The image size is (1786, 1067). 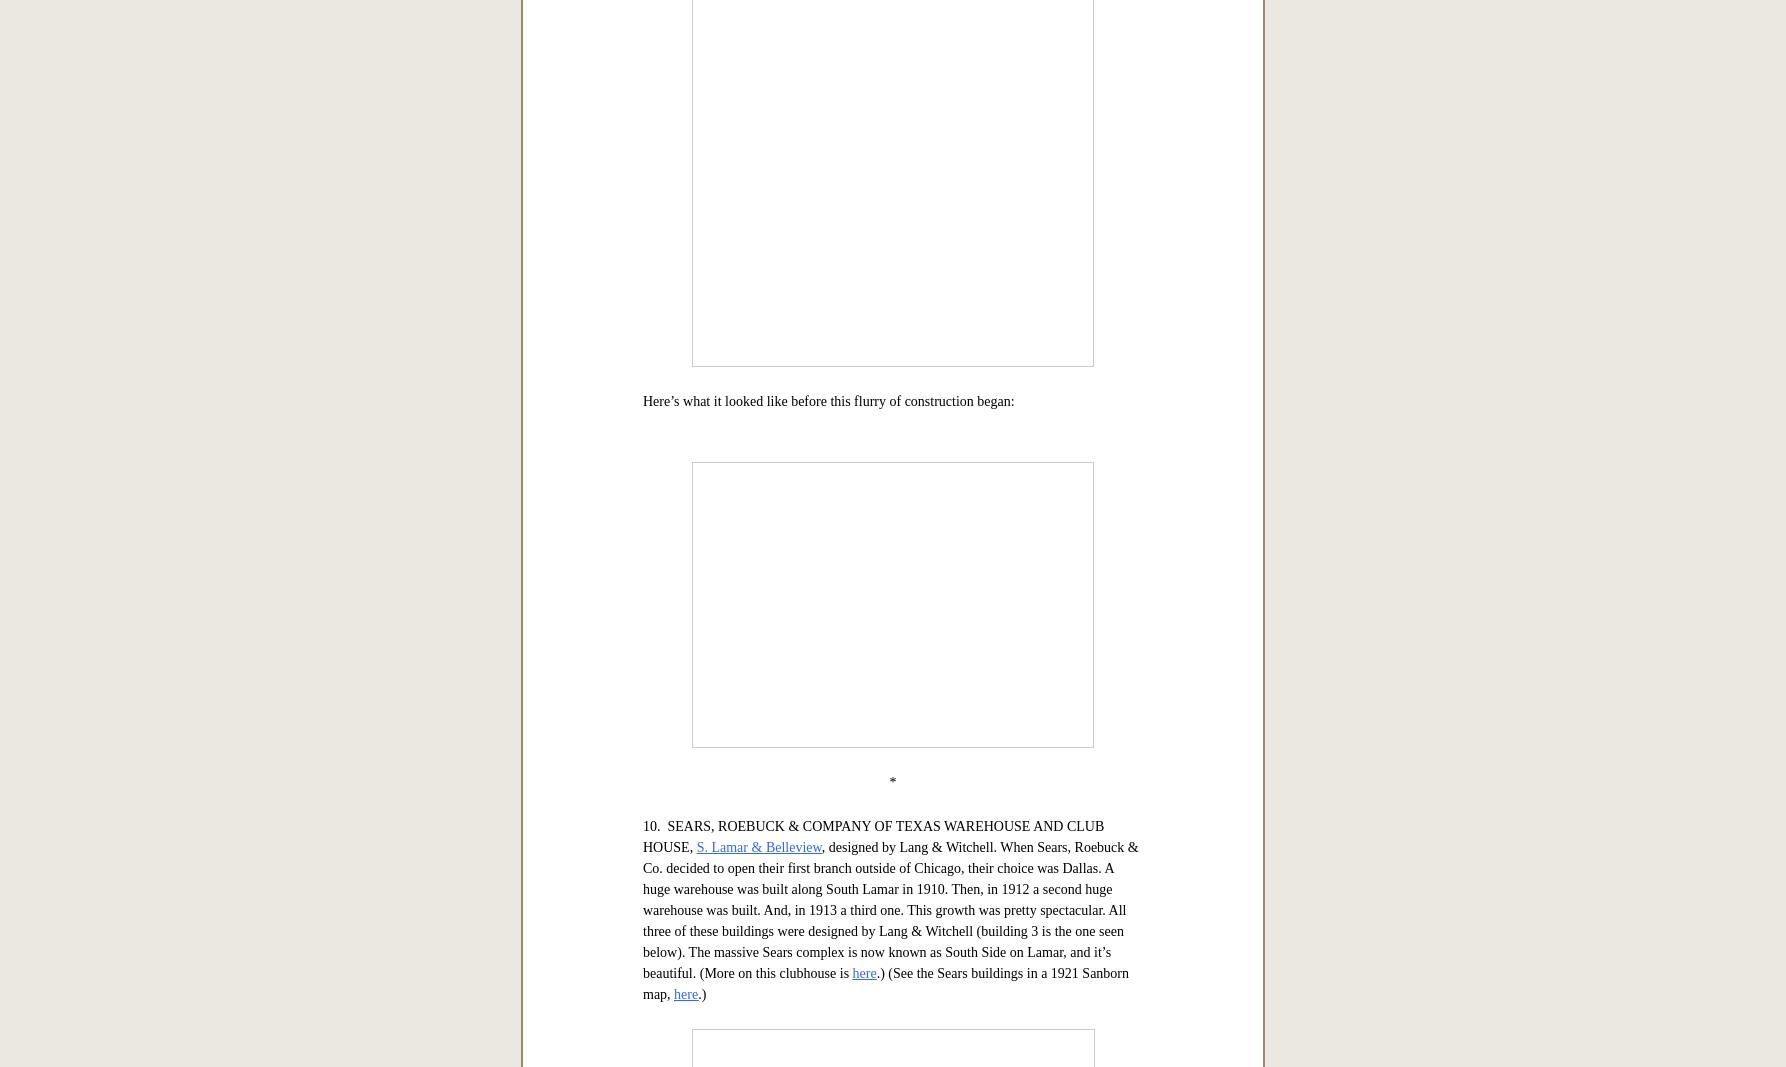 I want to click on 'Main & Lamar', so click(x=912, y=157).